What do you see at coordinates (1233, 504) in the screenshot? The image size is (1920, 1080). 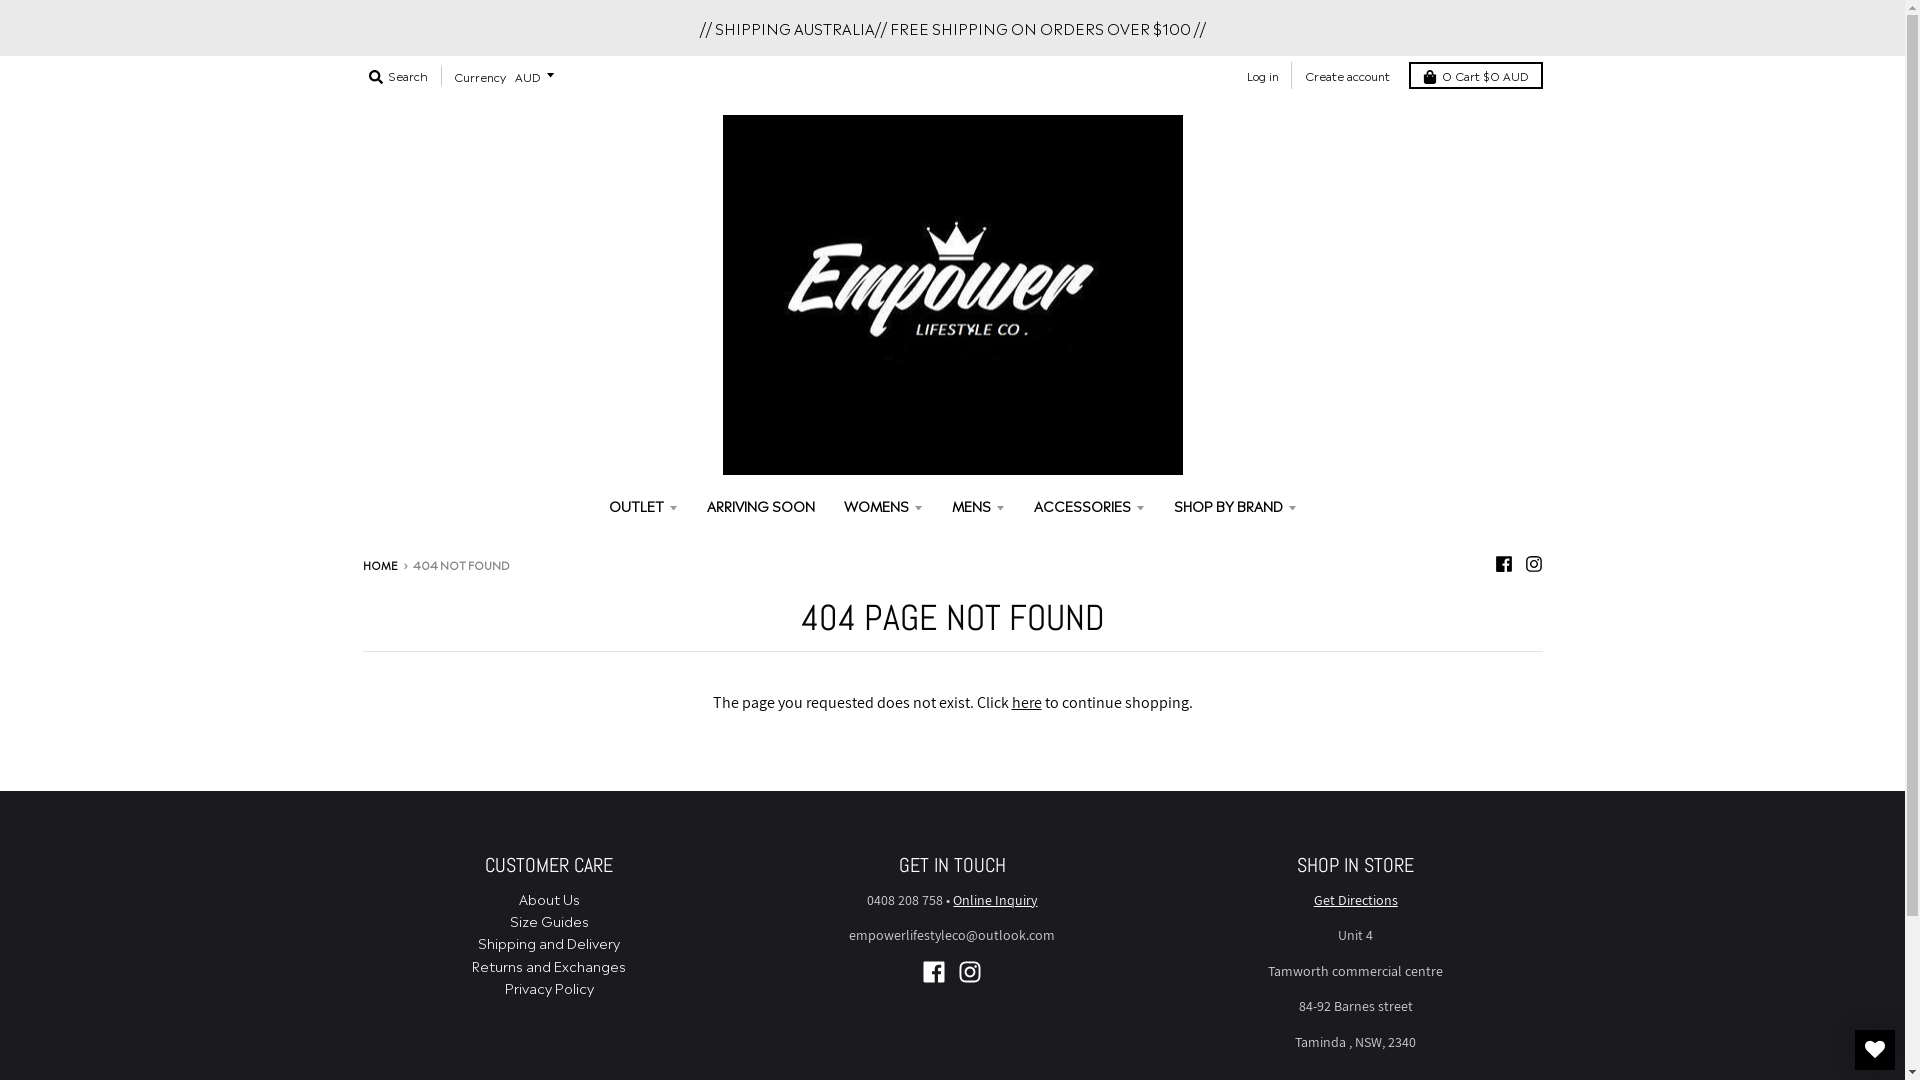 I see `'SHOP BY BRAND'` at bounding box center [1233, 504].